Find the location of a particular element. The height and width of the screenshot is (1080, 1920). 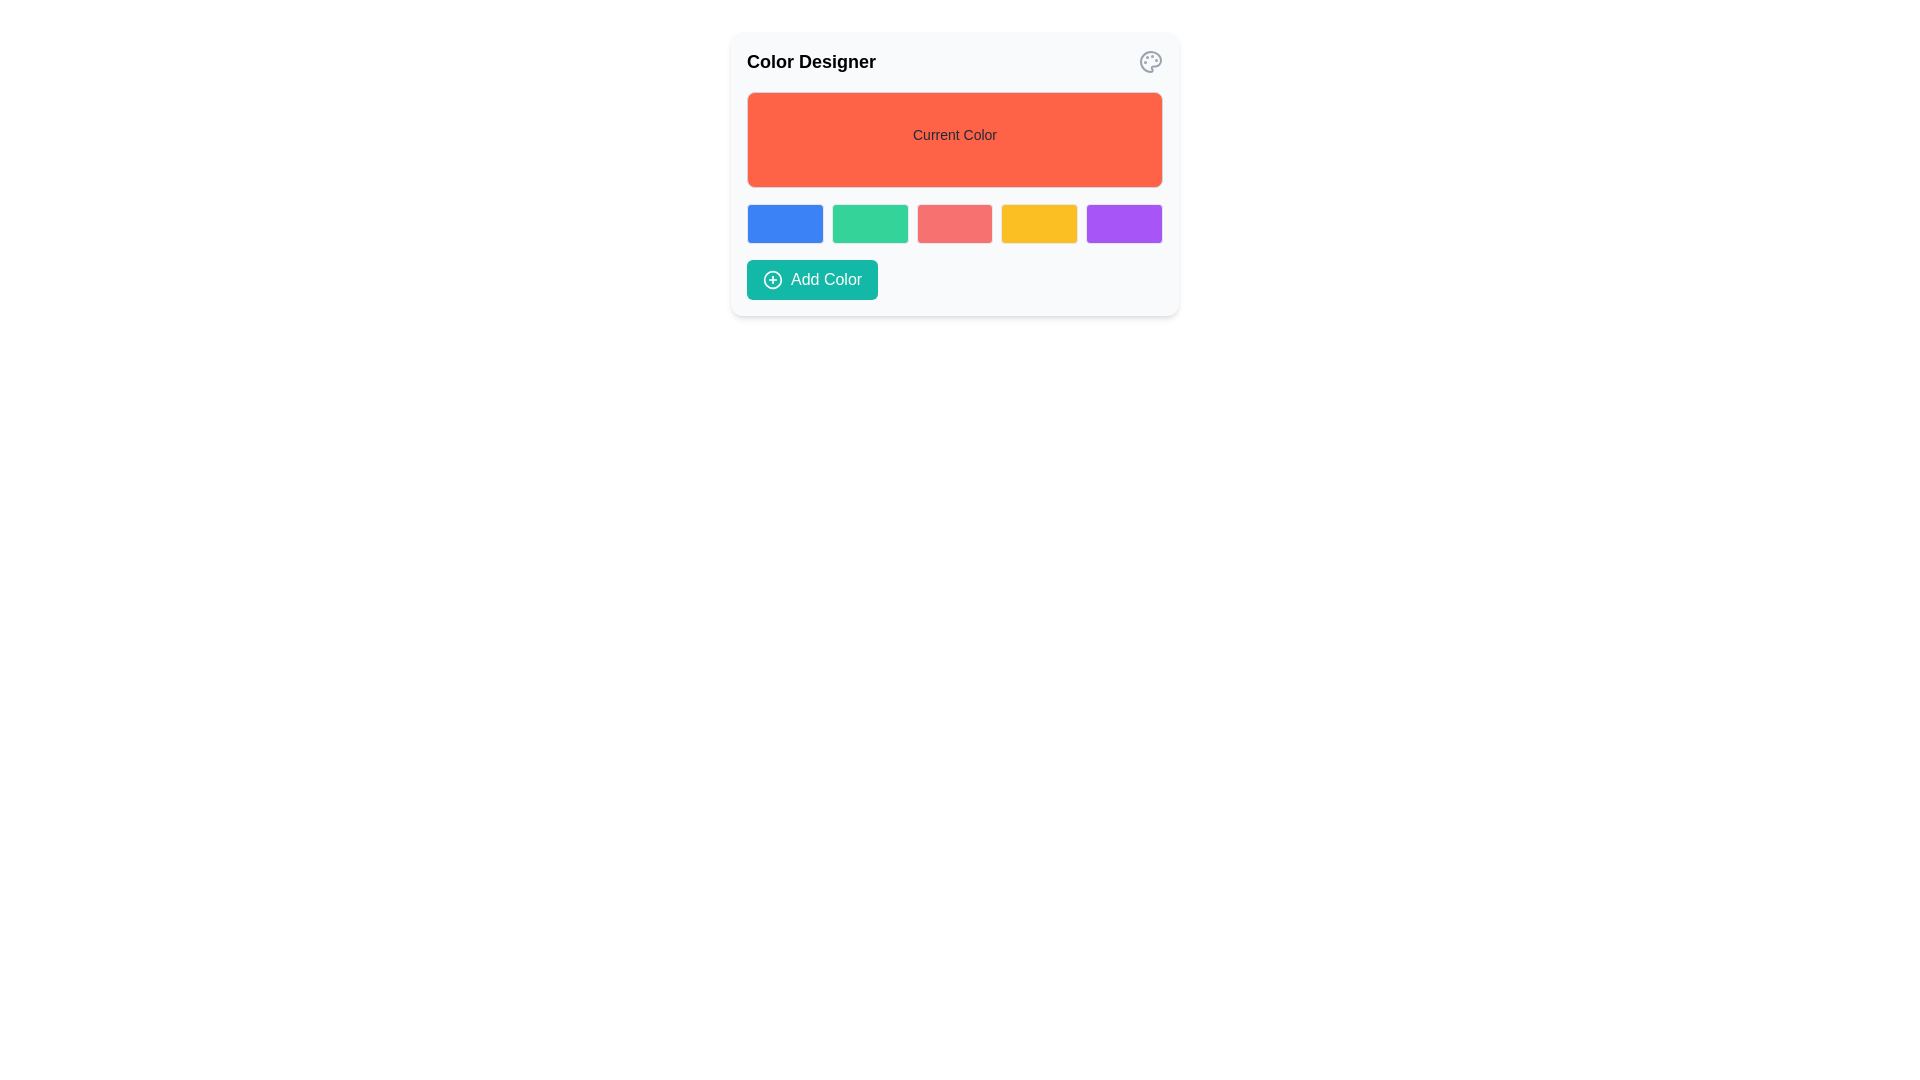

the fourth rectangular button with a vibrant yellow background is located at coordinates (1039, 223).